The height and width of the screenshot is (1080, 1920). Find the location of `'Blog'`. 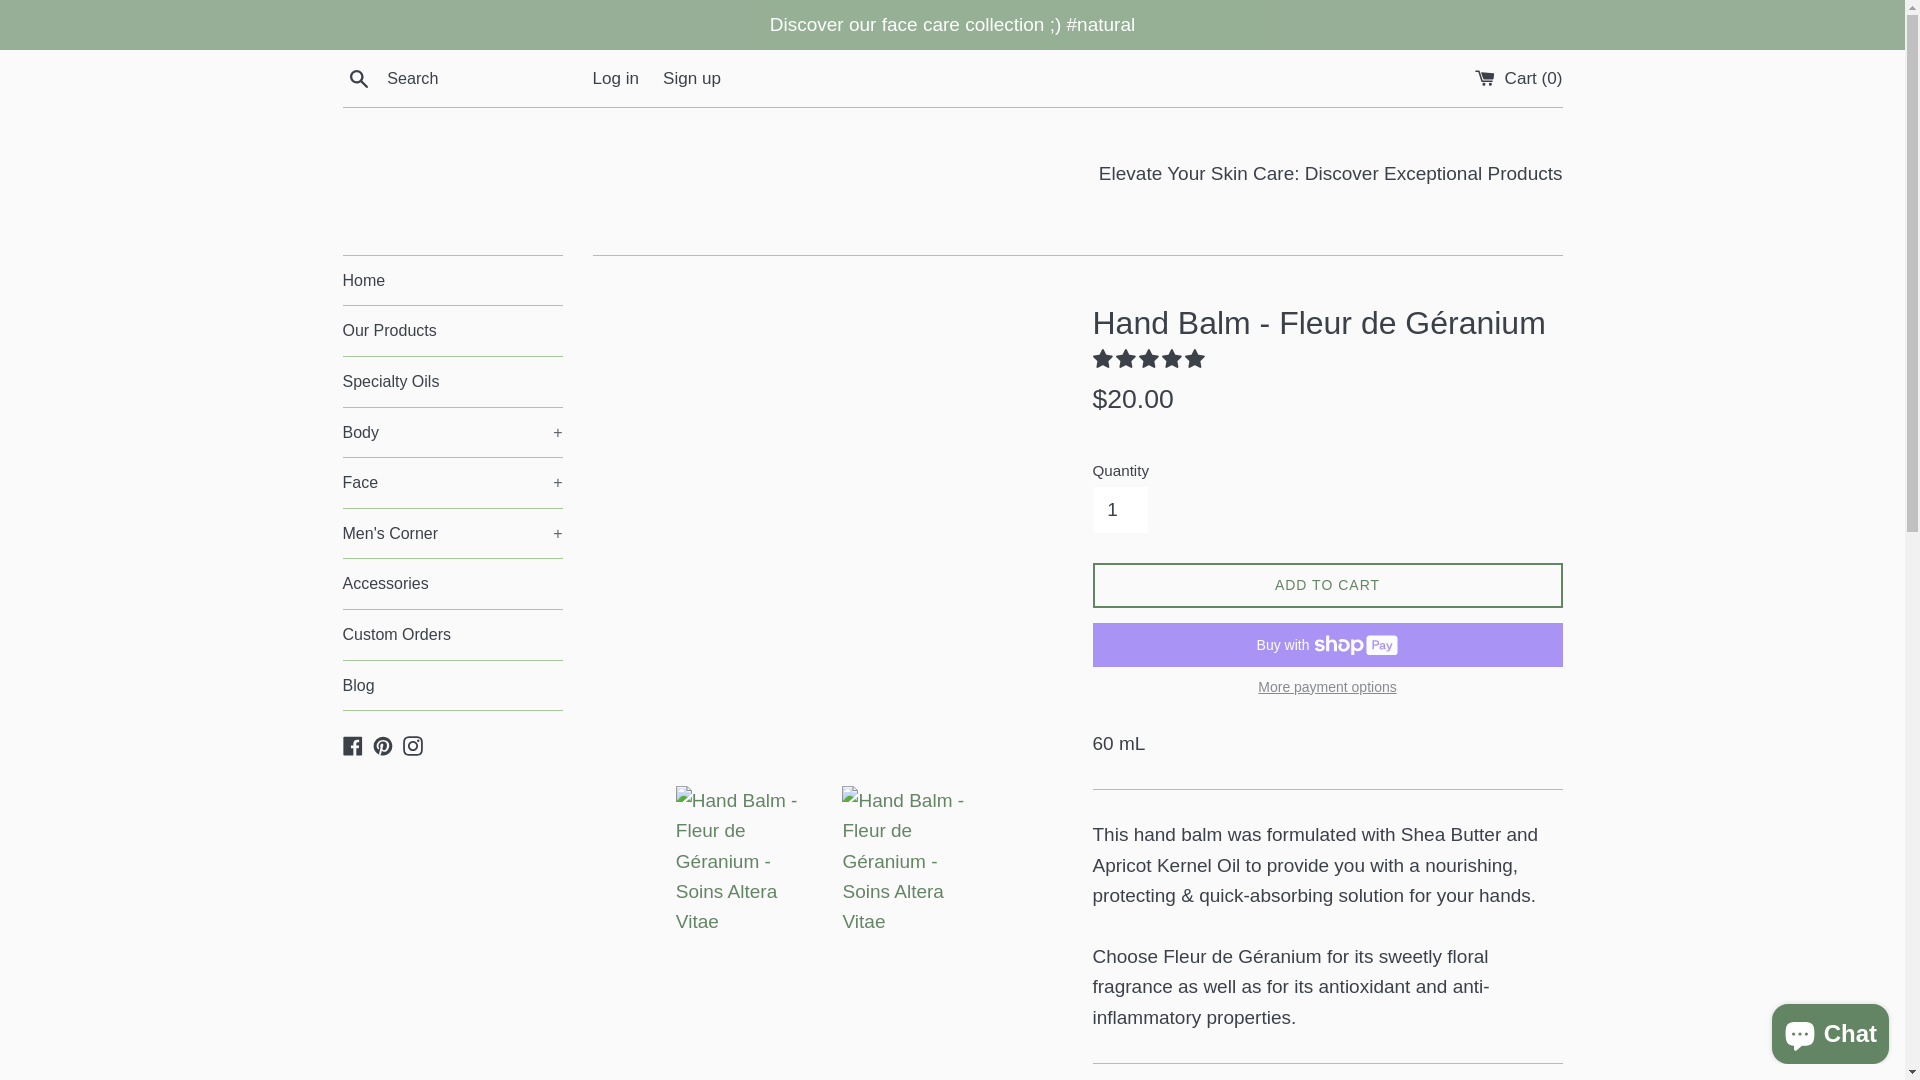

'Blog' is located at coordinates (341, 685).